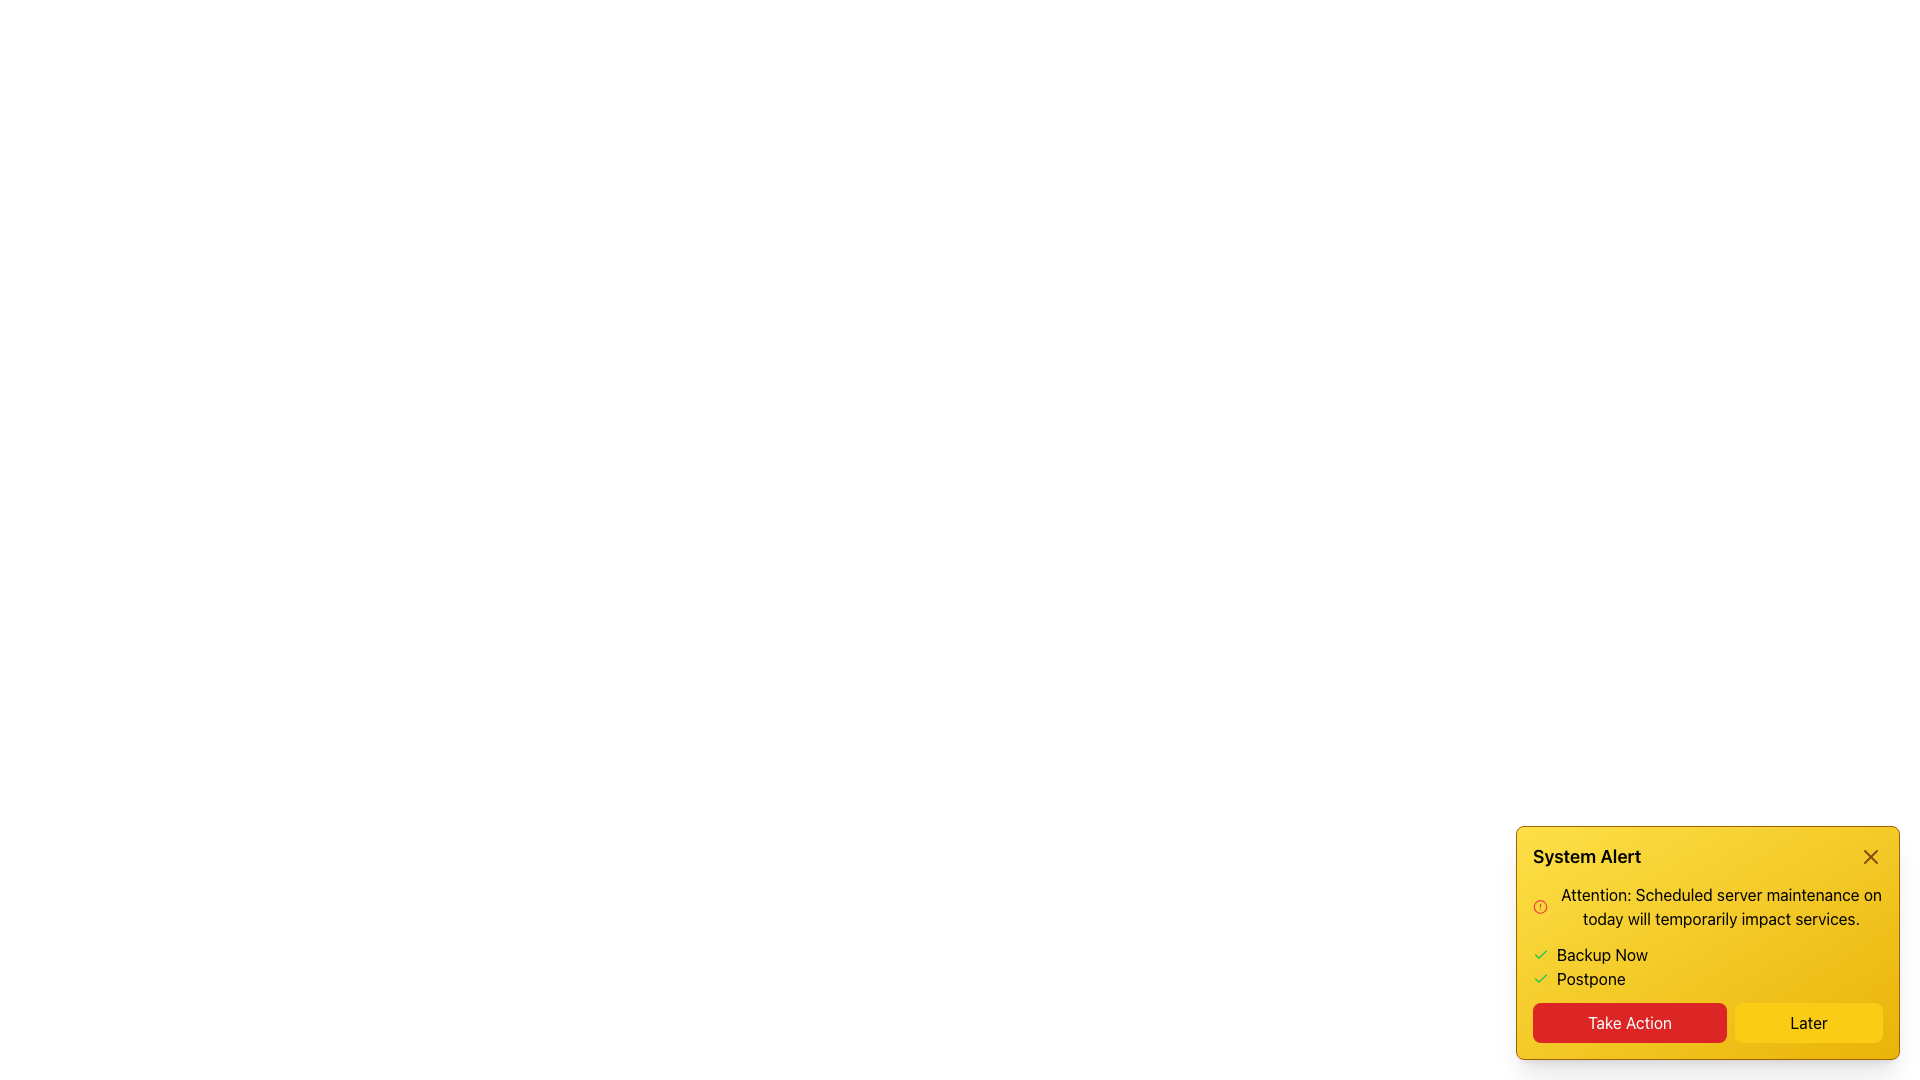  What do you see at coordinates (1539, 906) in the screenshot?
I see `the warning icon located at the leftmost side of the yellow alert box that indicates scheduled server maintenance` at bounding box center [1539, 906].